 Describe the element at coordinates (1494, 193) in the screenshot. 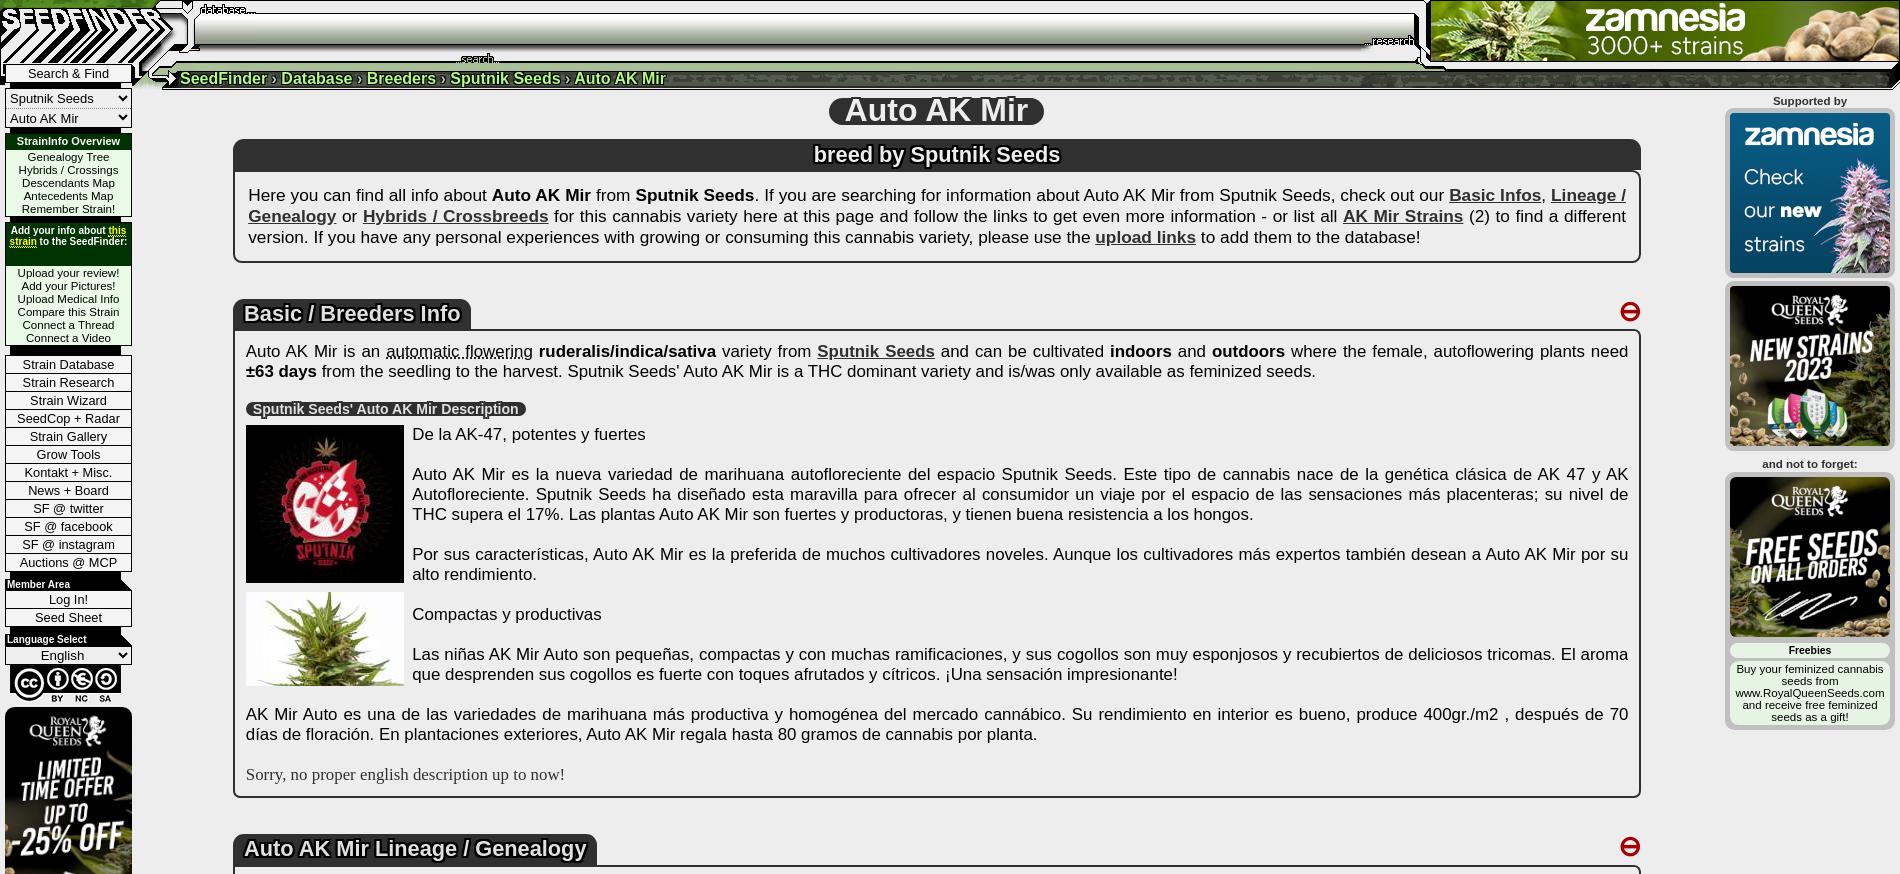

I see `'Basic Infos'` at that location.